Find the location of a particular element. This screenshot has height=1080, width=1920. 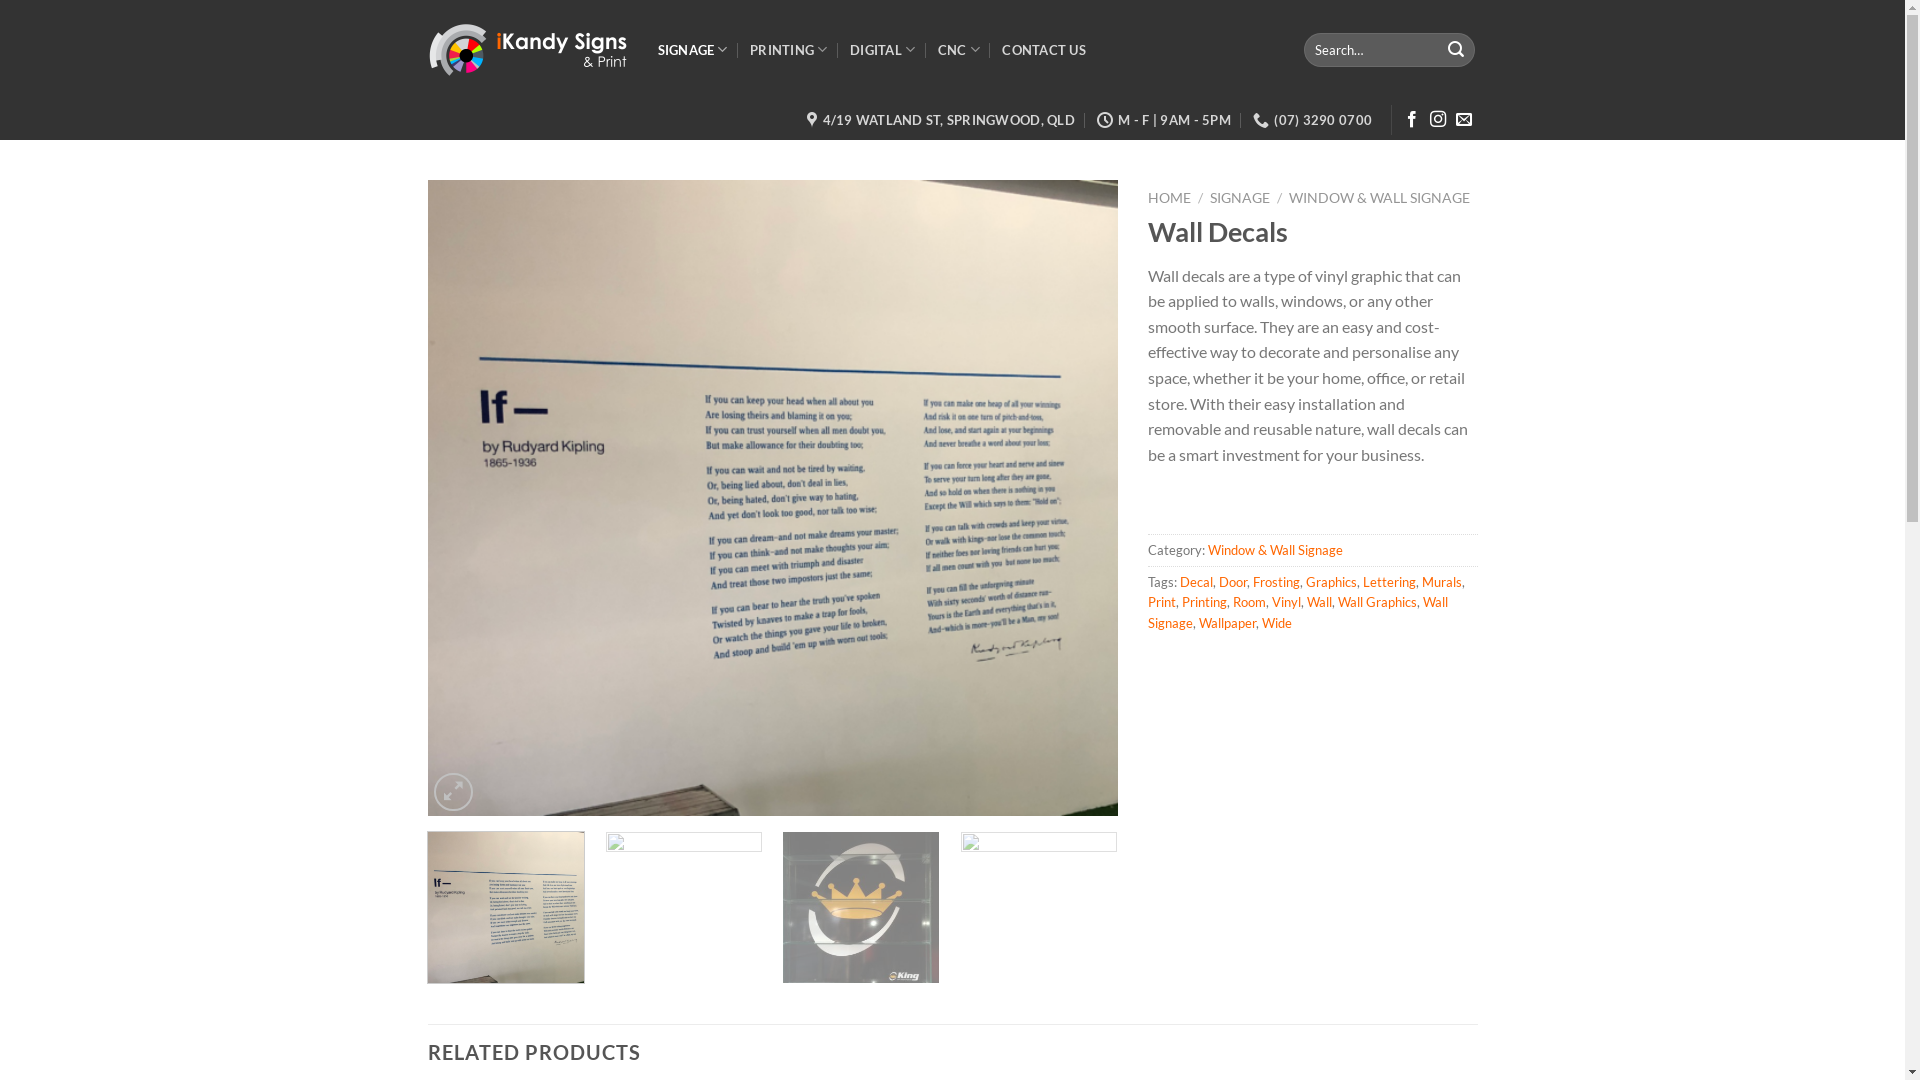

'PRINTING' is located at coordinates (787, 48).